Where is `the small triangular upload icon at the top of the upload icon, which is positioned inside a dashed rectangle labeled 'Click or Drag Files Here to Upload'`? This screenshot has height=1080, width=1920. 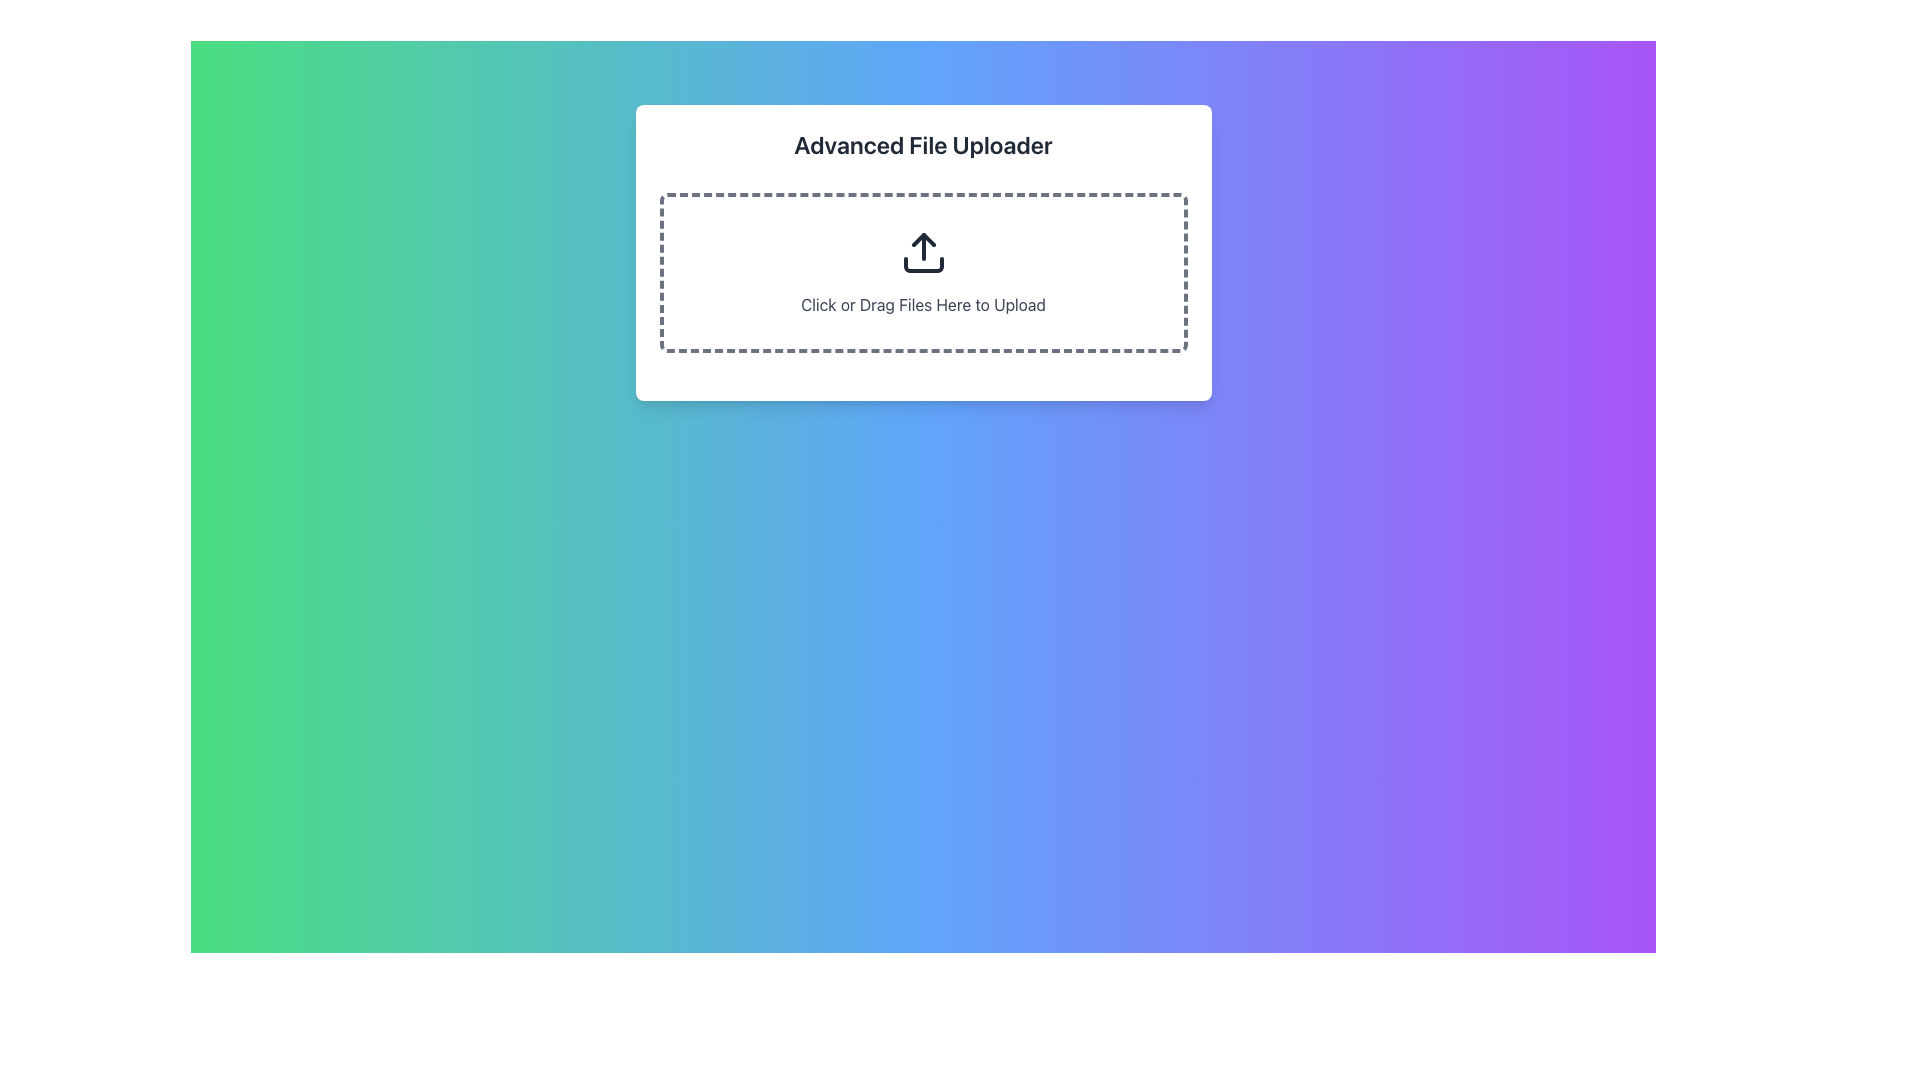 the small triangular upload icon at the top of the upload icon, which is positioned inside a dashed rectangle labeled 'Click or Drag Files Here to Upload' is located at coordinates (922, 238).